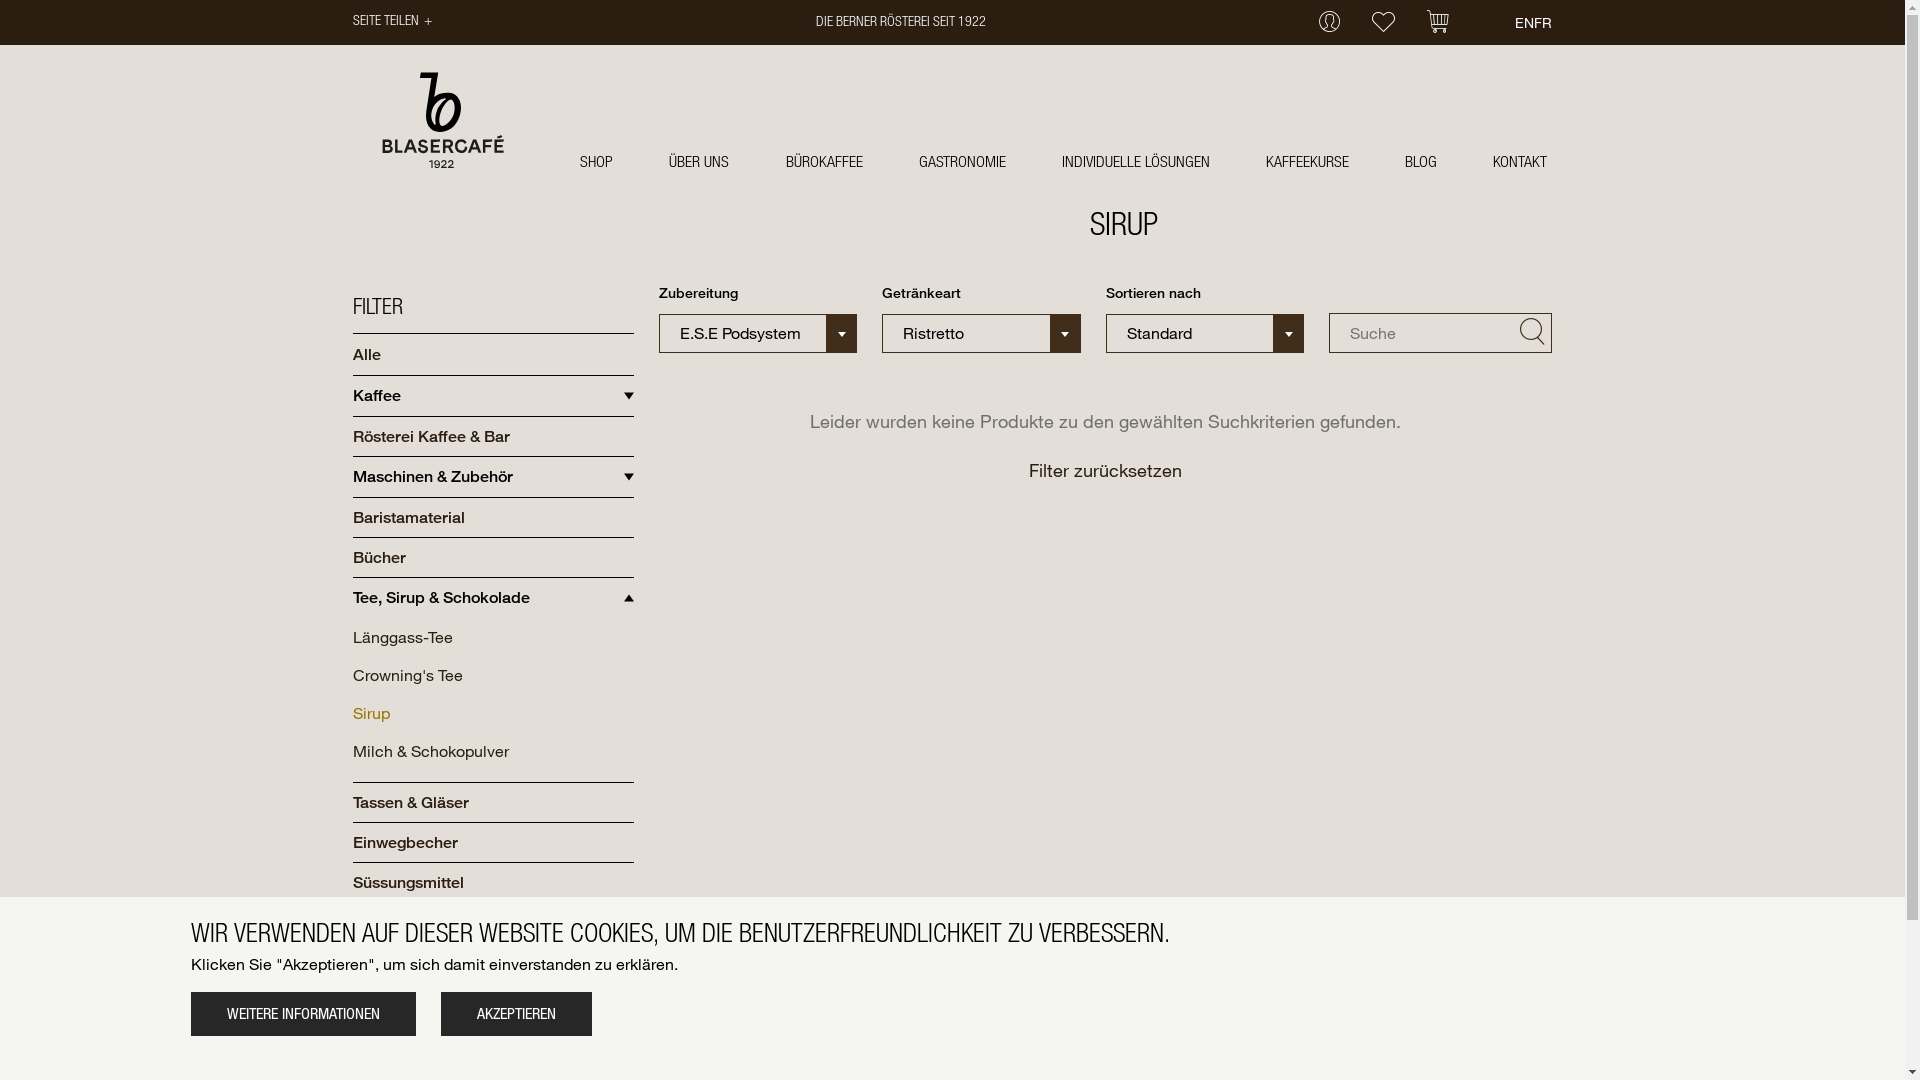  Describe the element at coordinates (1437, 23) in the screenshot. I see `'Warenkorb'` at that location.